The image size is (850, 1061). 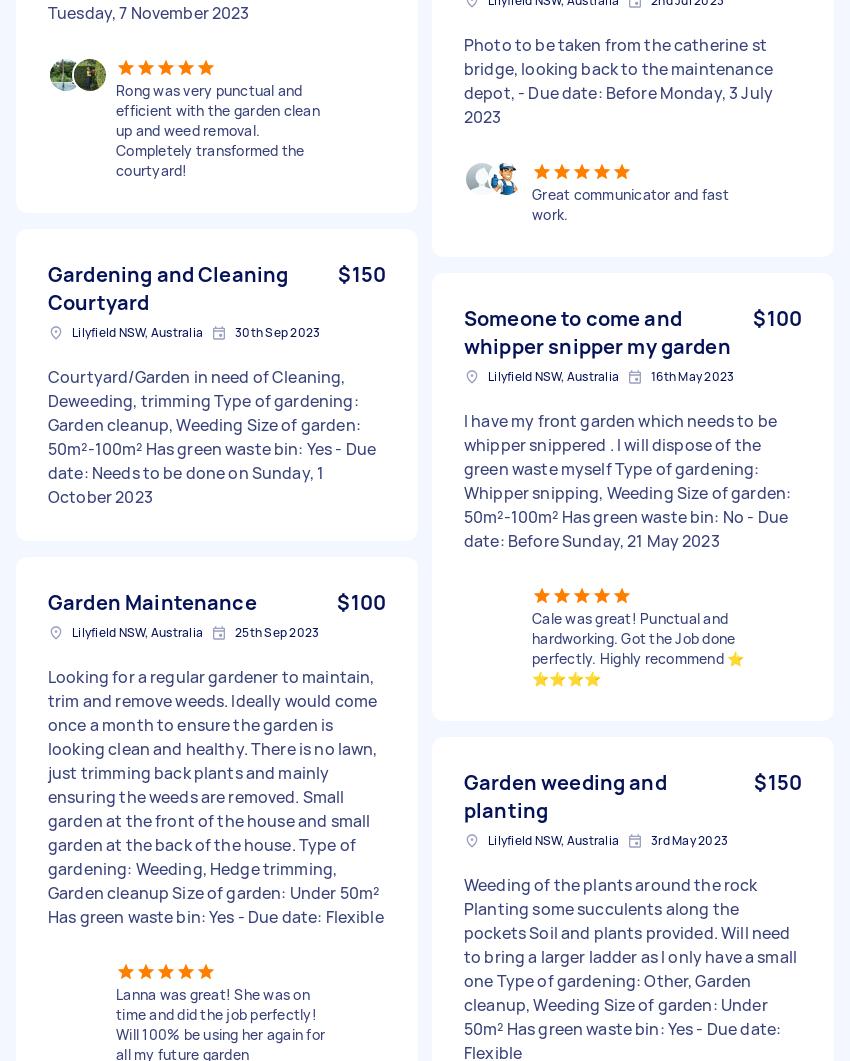 I want to click on 'I have my front garden which needs to be whipper snippered . 
I will dispose of the green waste myself
Type of gardening: Whipper snipping, Weeding
Size of garden: 50m²-100m²
Has green waste bin: No

-
Due date: Before Sunday, 21 May 2023', so click(x=626, y=480).